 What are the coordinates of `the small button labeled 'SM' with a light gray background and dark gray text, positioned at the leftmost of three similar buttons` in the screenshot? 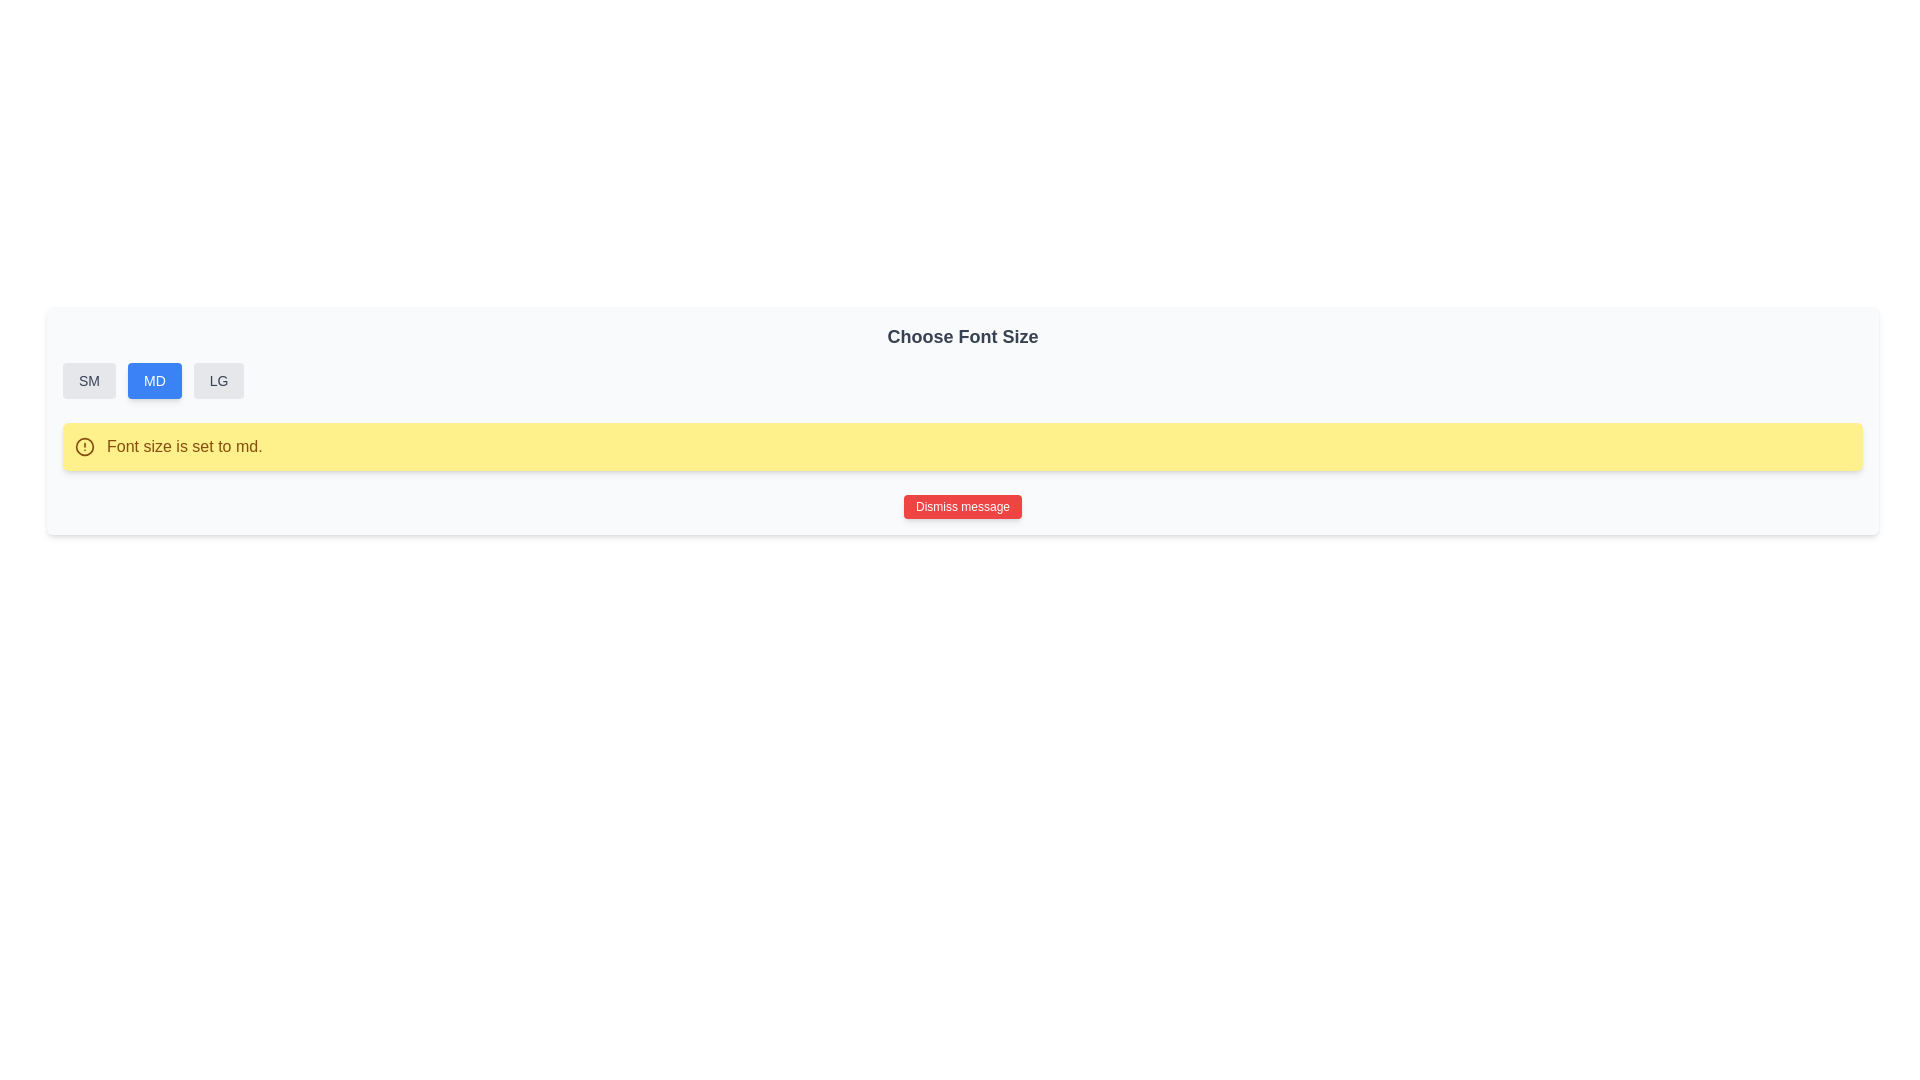 It's located at (88, 381).